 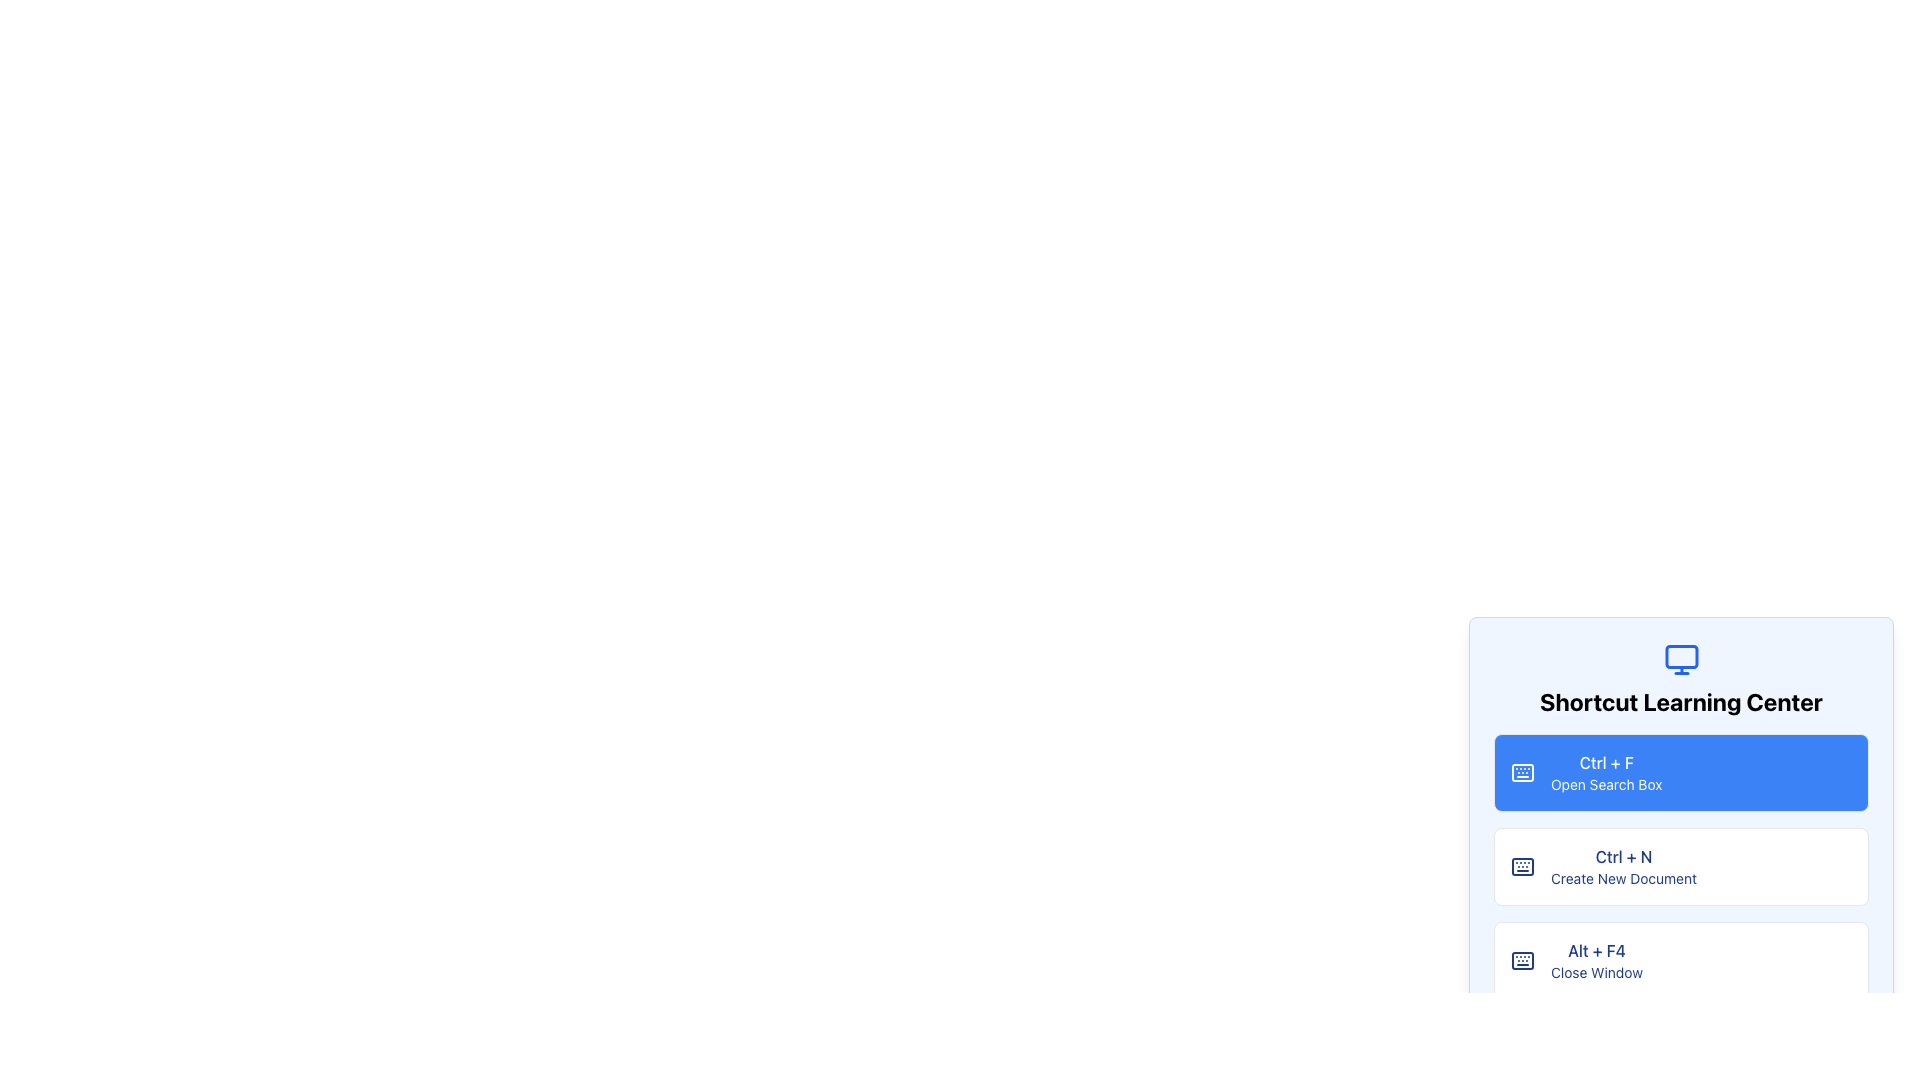 What do you see at coordinates (1680, 959) in the screenshot?
I see `the third Shortcut card in the vertical list that shows the keyboard shortcut 'Alt + F4' for closing a window` at bounding box center [1680, 959].